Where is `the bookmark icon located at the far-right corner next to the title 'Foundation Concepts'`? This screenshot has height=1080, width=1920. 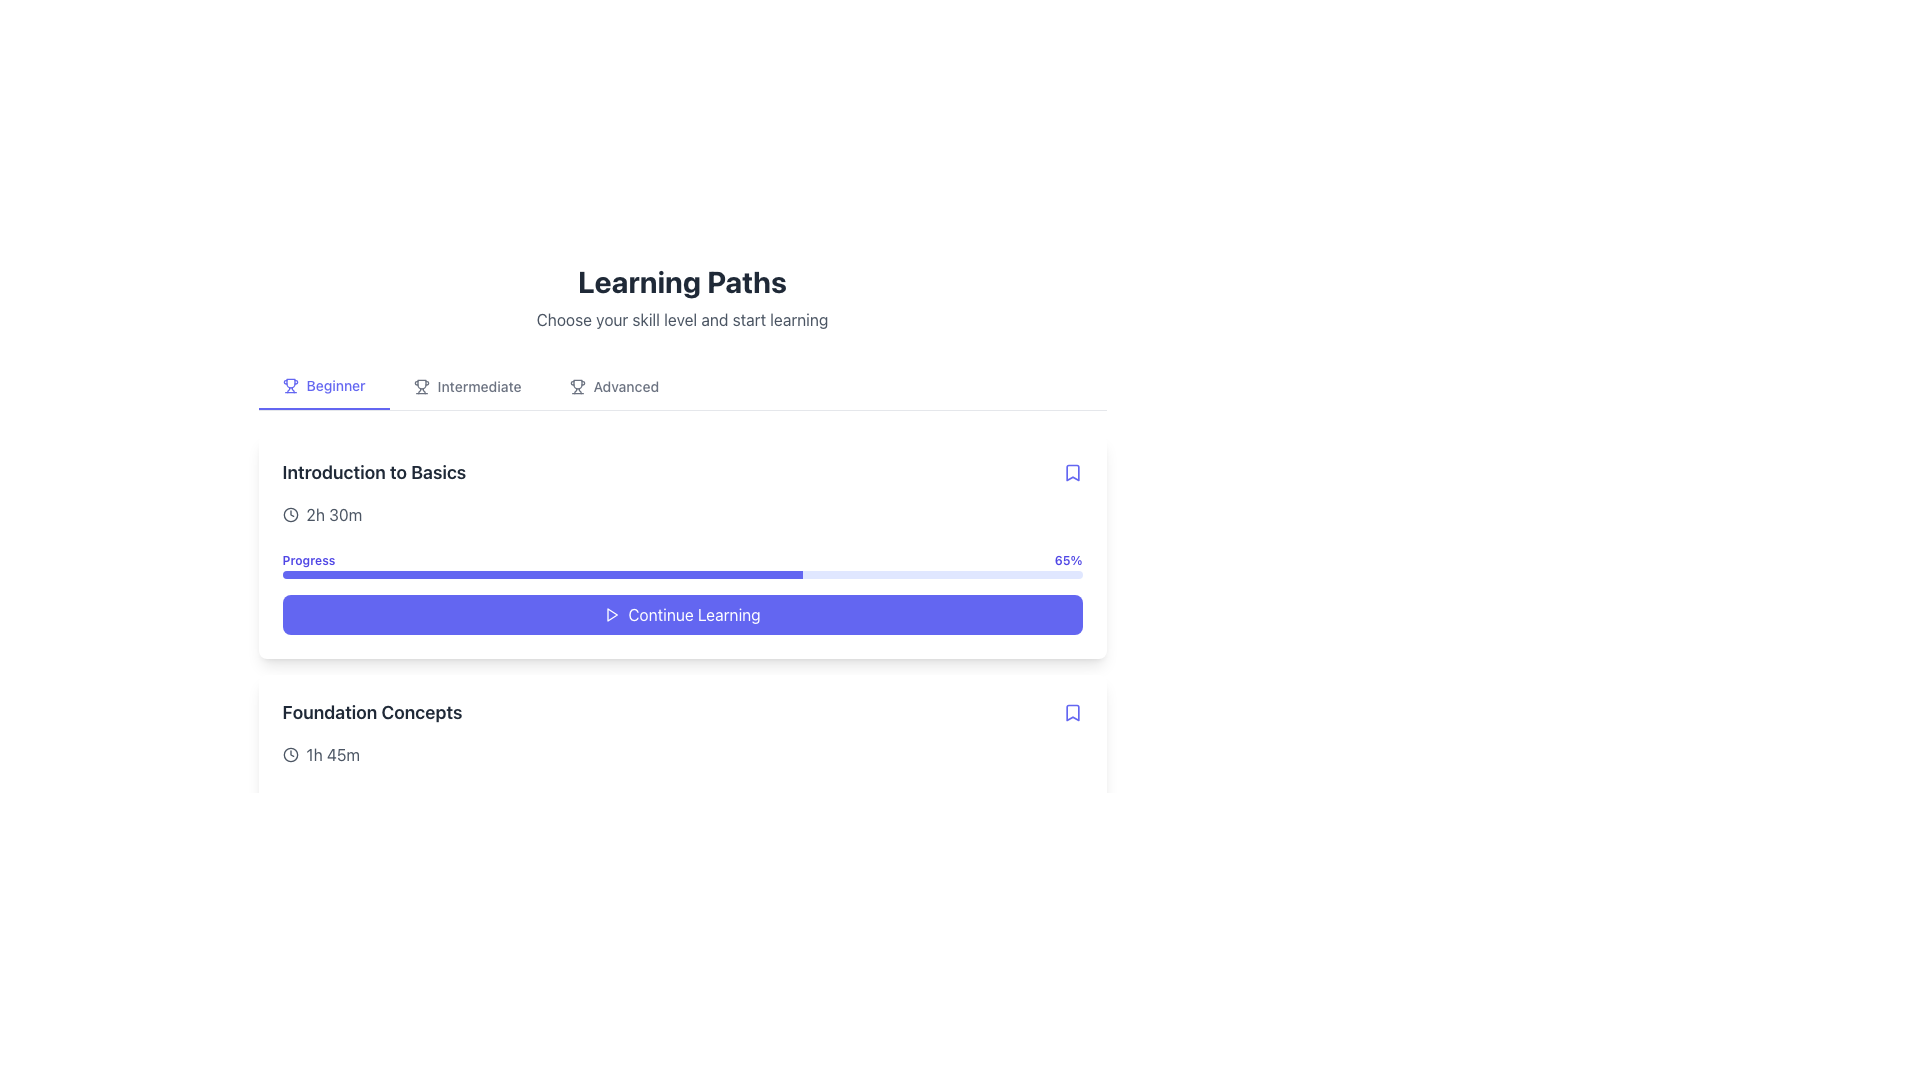
the bookmark icon located at the far-right corner next to the title 'Foundation Concepts' is located at coordinates (1071, 712).